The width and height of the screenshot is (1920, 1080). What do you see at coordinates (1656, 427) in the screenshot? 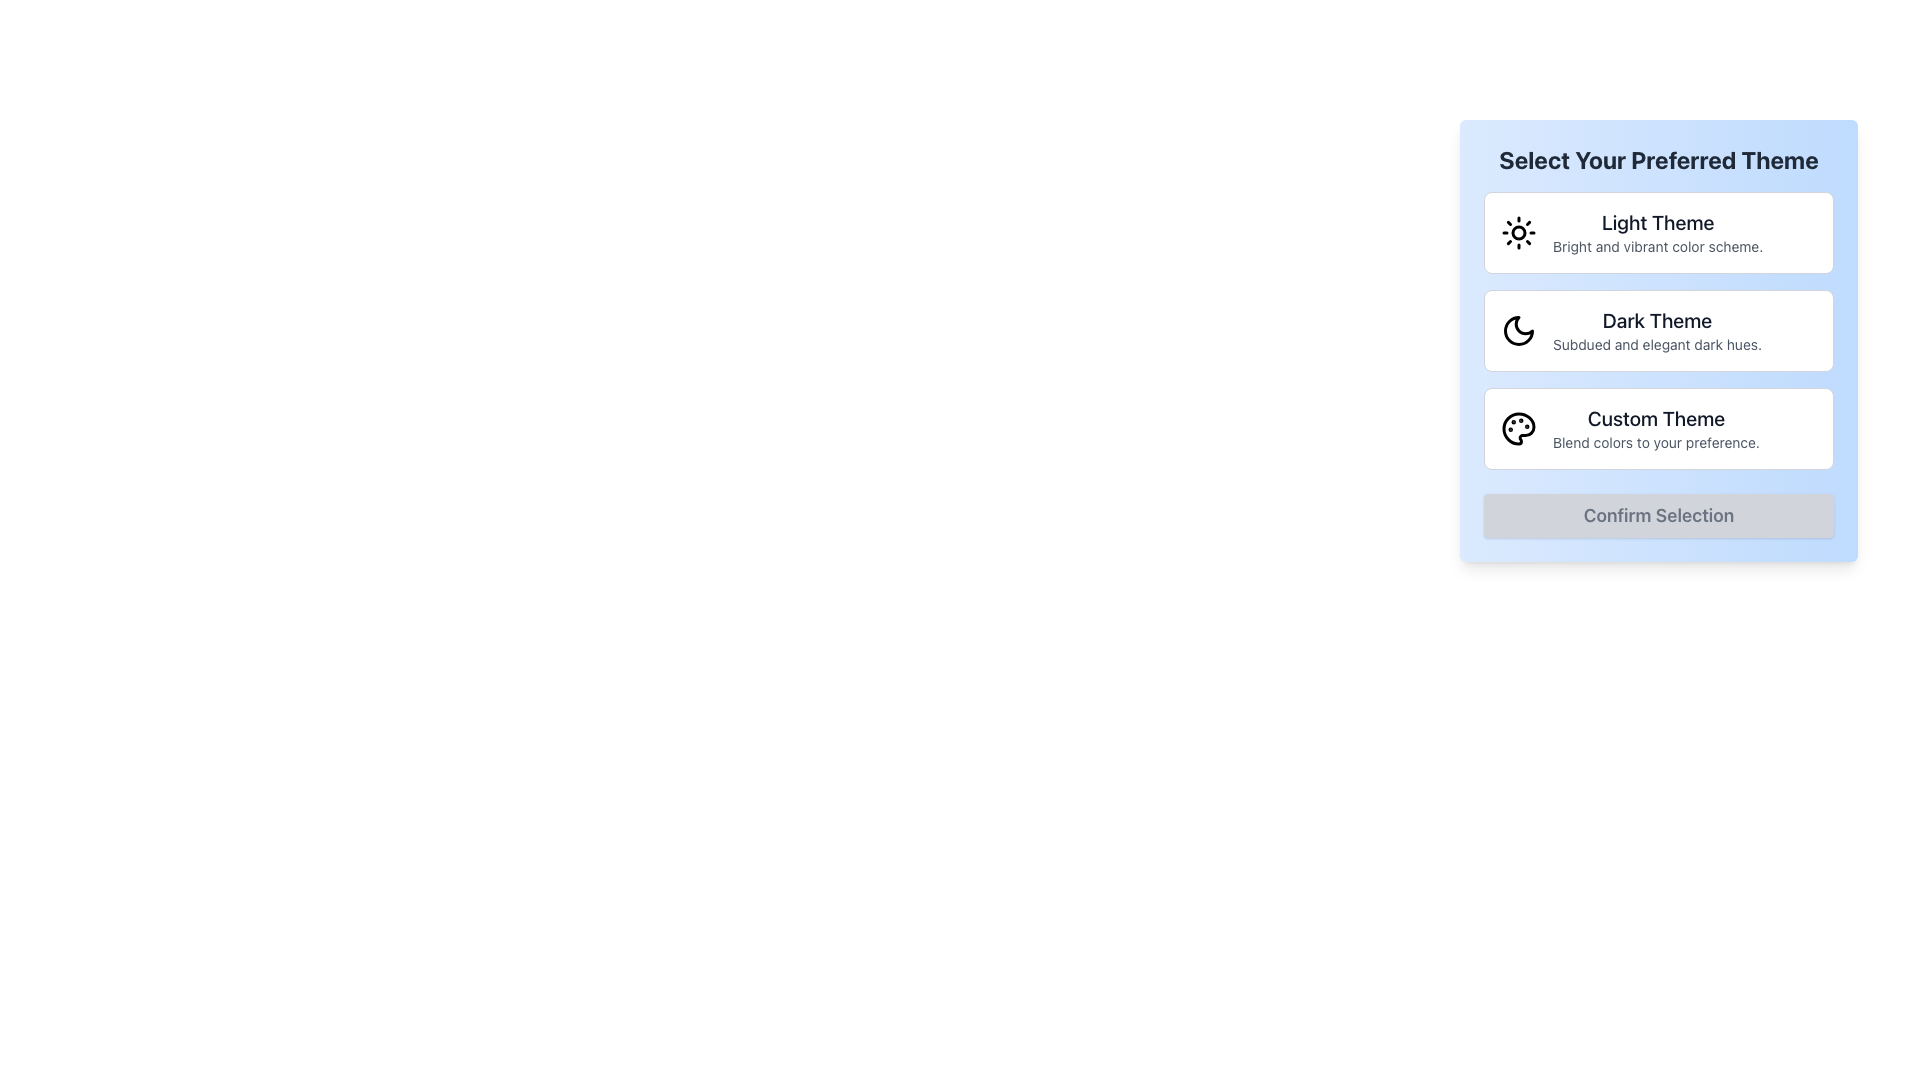
I see `textual description associated with the 'Custom Theme' selection option, which is located within the third box from the top in the vertically arranged list of theme options` at bounding box center [1656, 427].